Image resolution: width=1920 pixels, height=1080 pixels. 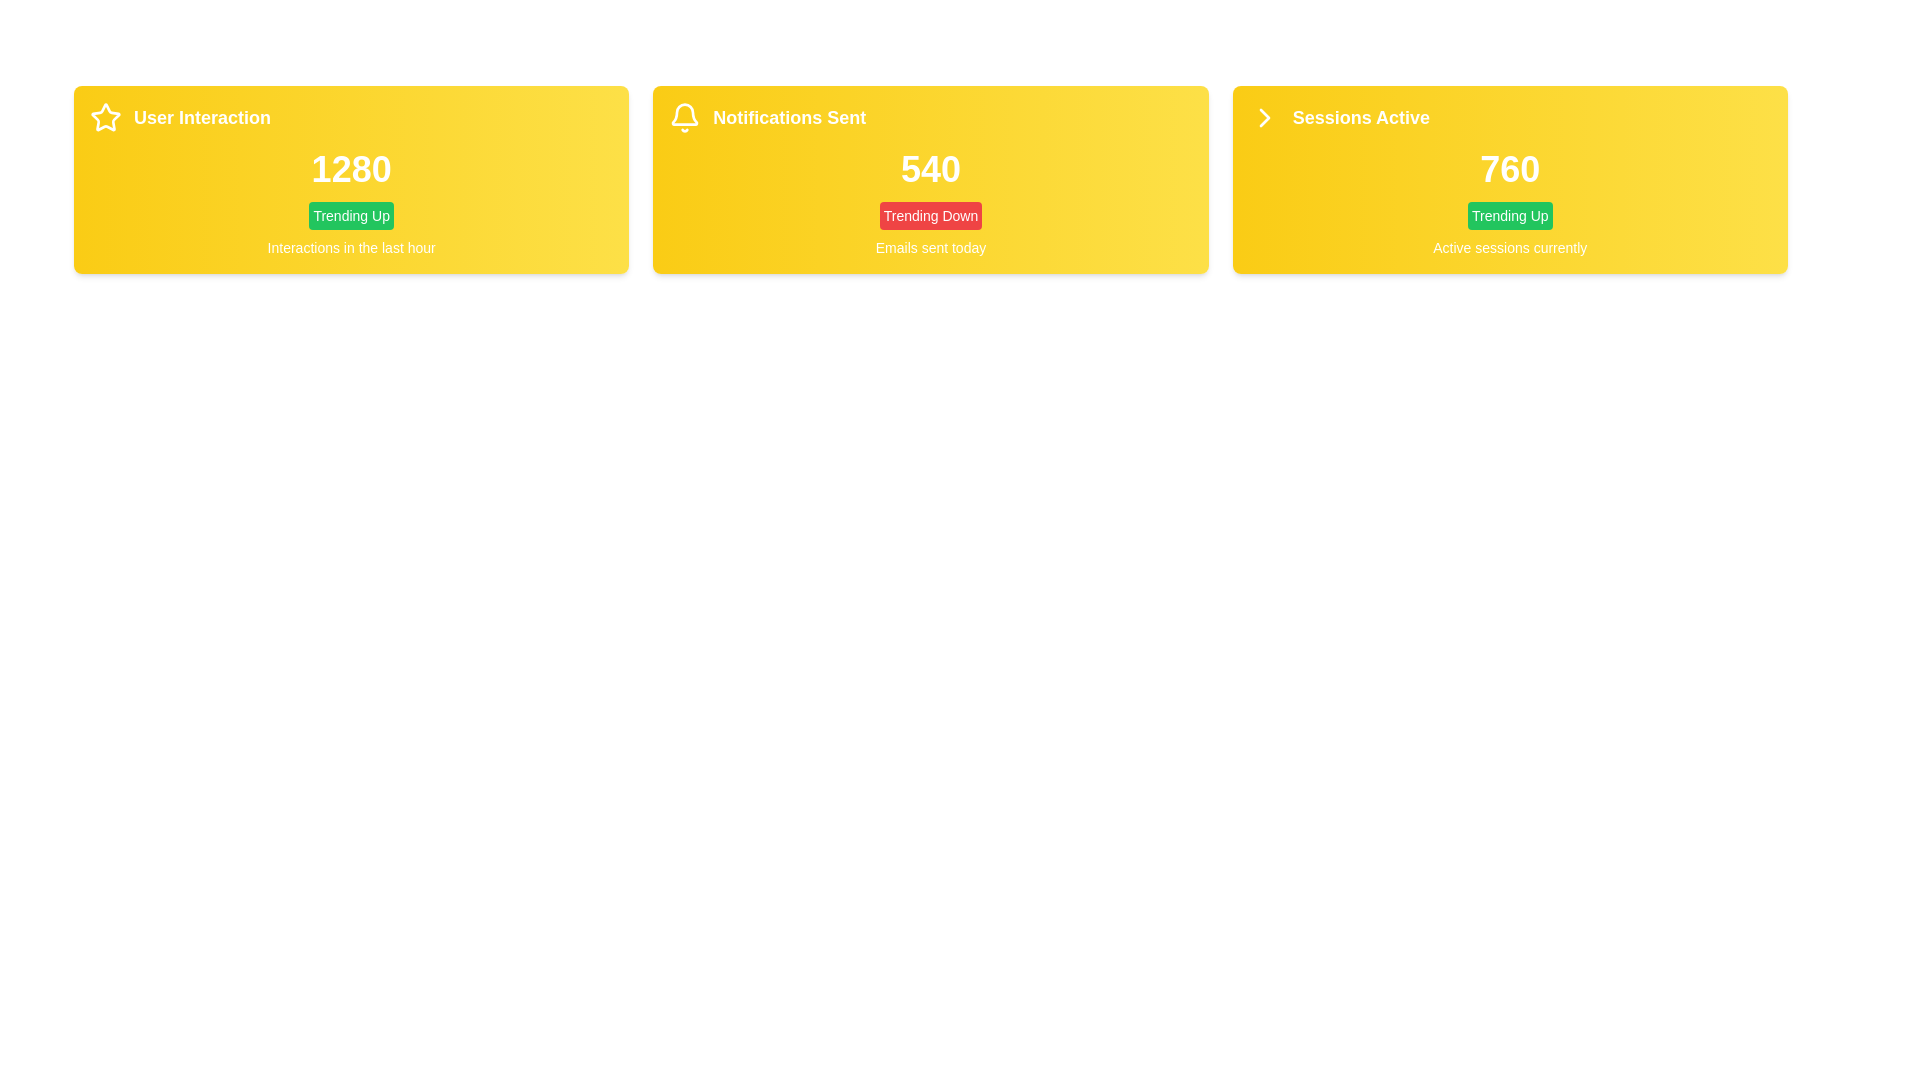 I want to click on the bolded text 'Sessions Active' which is styled with a large font in white against a yellow background, located in the rightmost card of a row of three cards, so click(x=1360, y=118).